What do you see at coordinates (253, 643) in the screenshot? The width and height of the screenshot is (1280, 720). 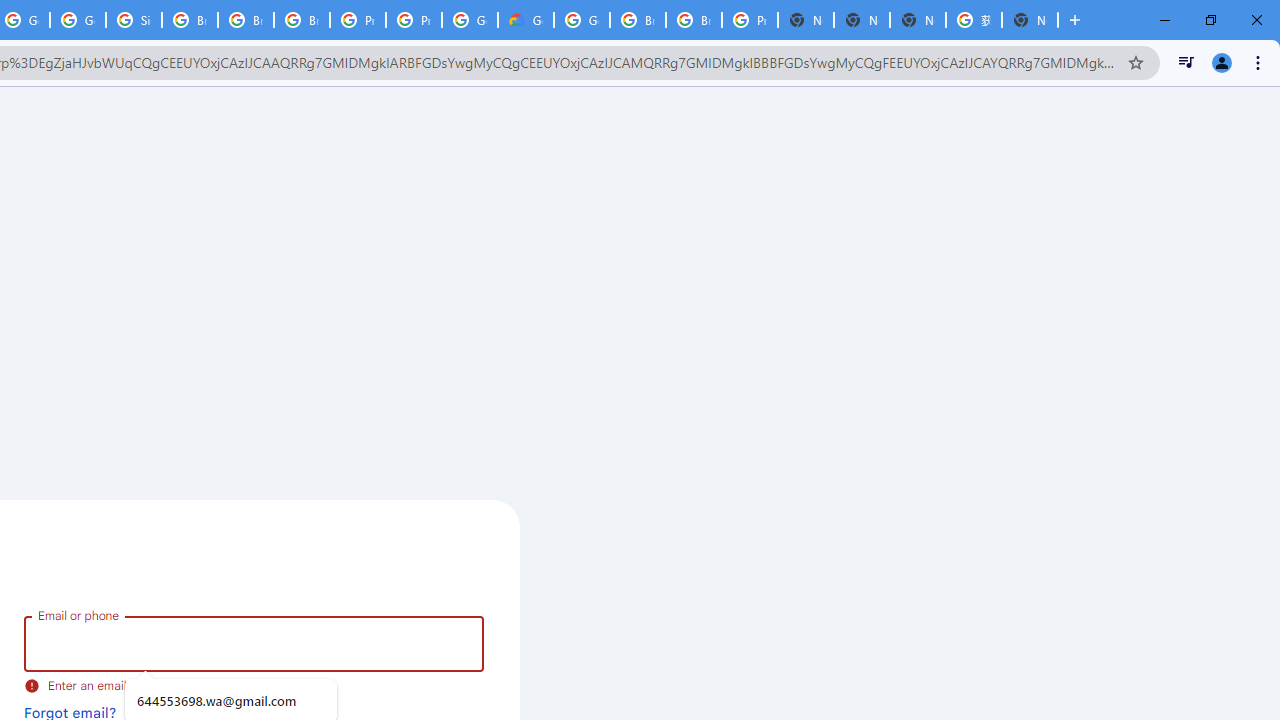 I see `'Email or phone'` at bounding box center [253, 643].